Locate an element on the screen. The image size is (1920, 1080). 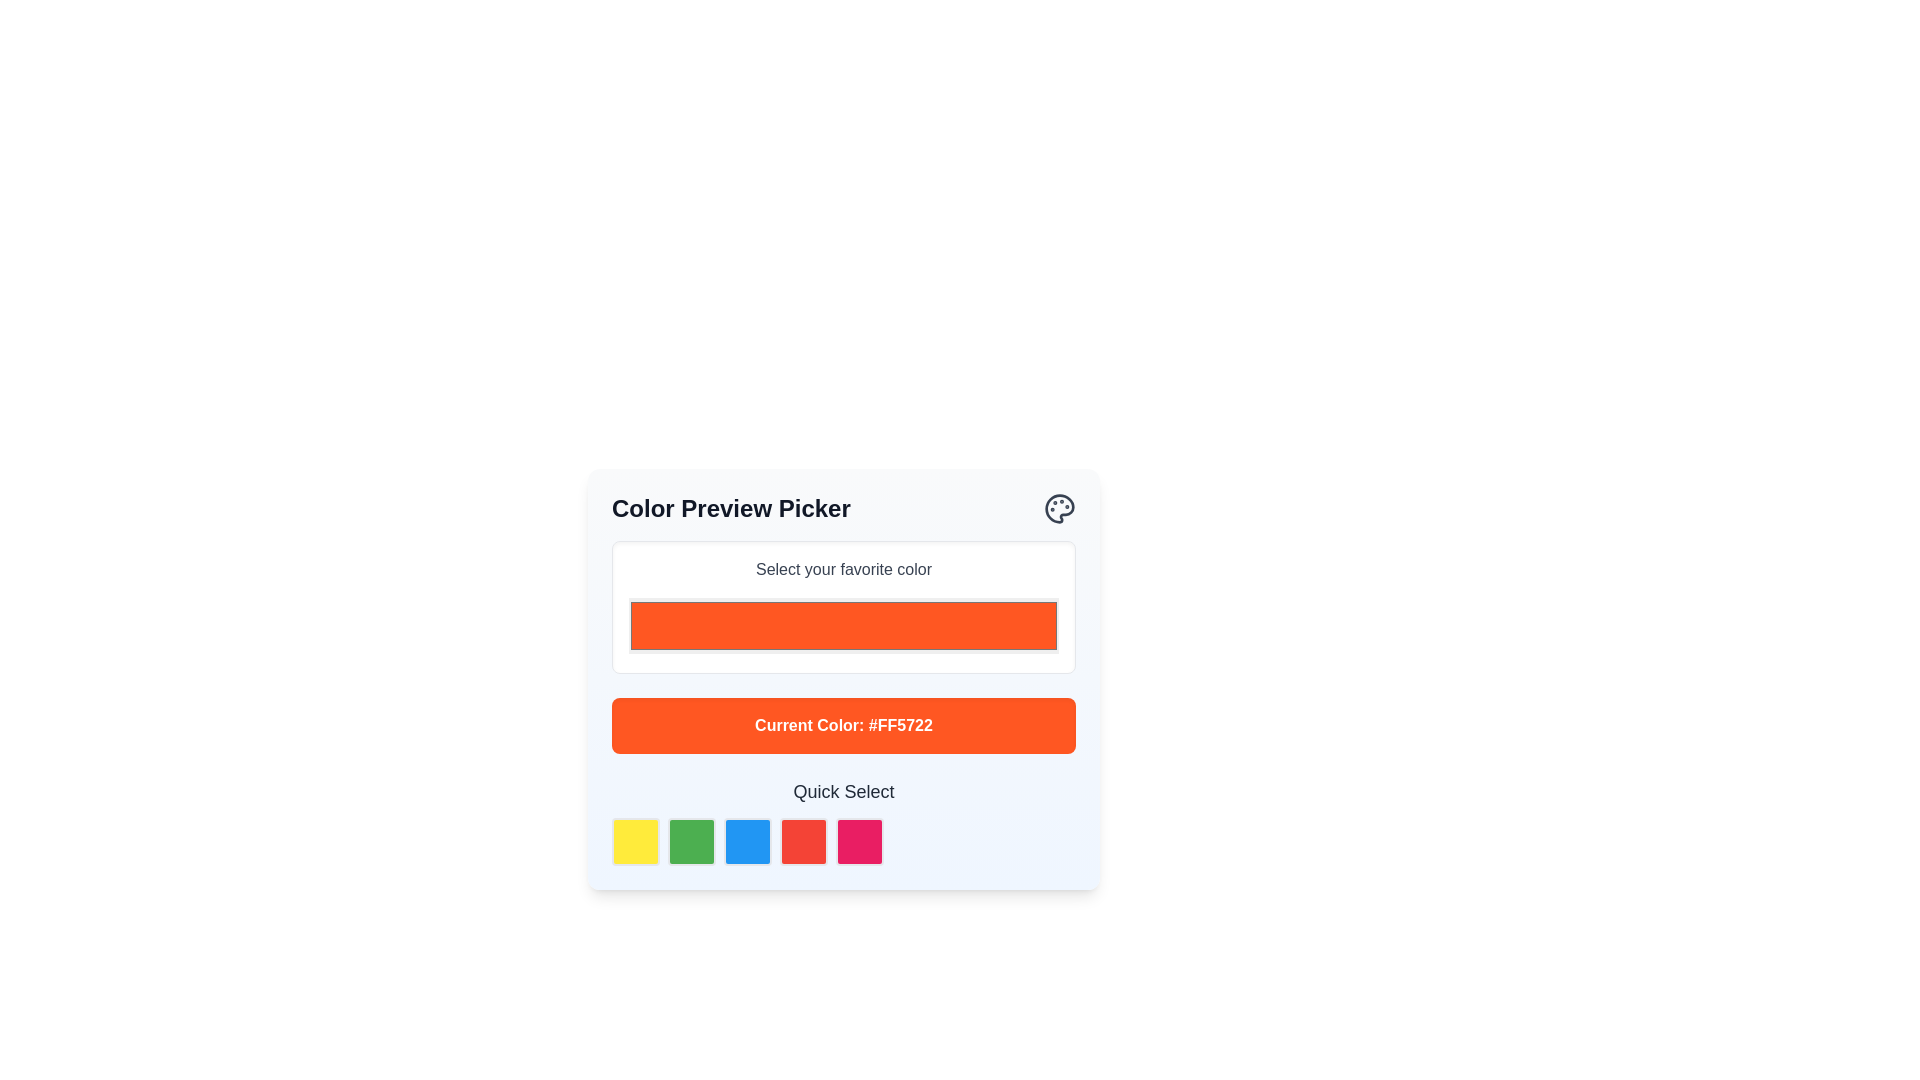
the first color selection button in the bottom-left corner of the row under 'Quick Select' is located at coordinates (634, 841).